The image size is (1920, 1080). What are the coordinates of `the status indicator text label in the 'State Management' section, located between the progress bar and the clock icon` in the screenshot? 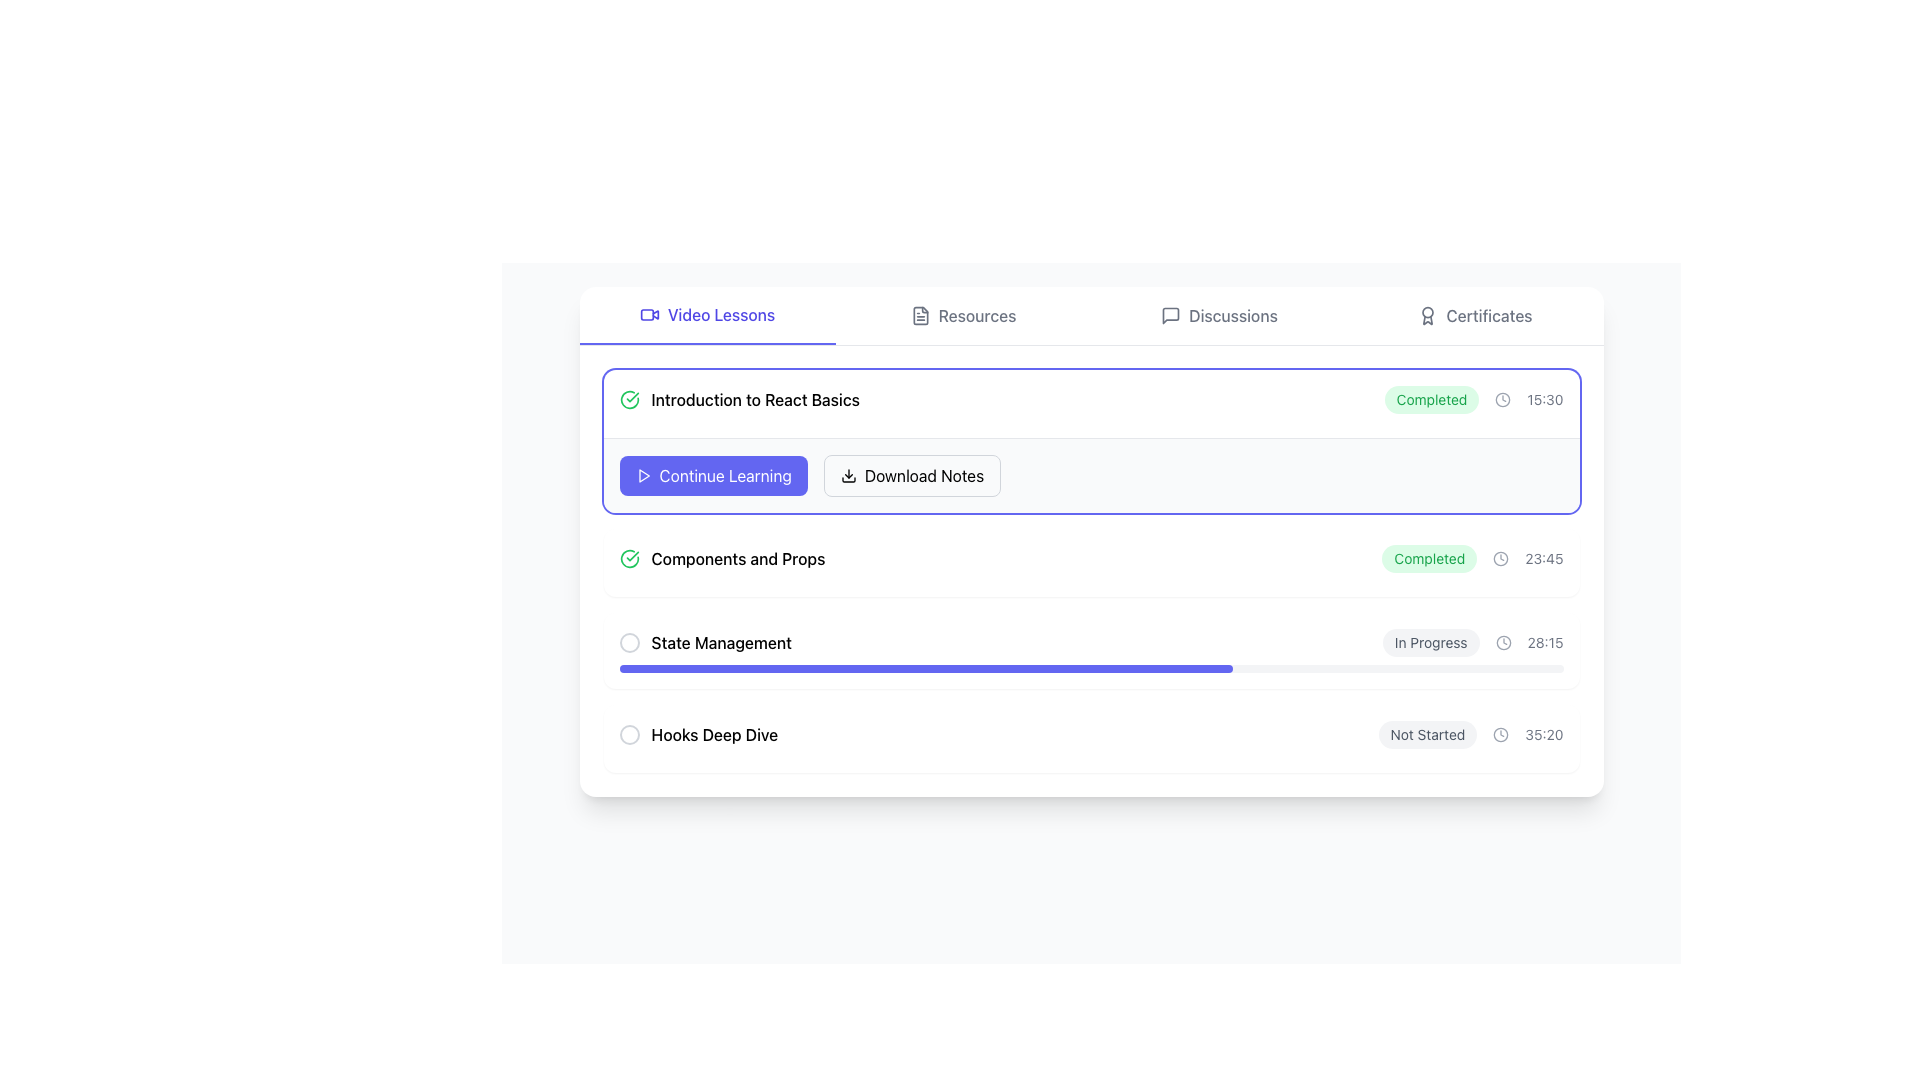 It's located at (1430, 643).